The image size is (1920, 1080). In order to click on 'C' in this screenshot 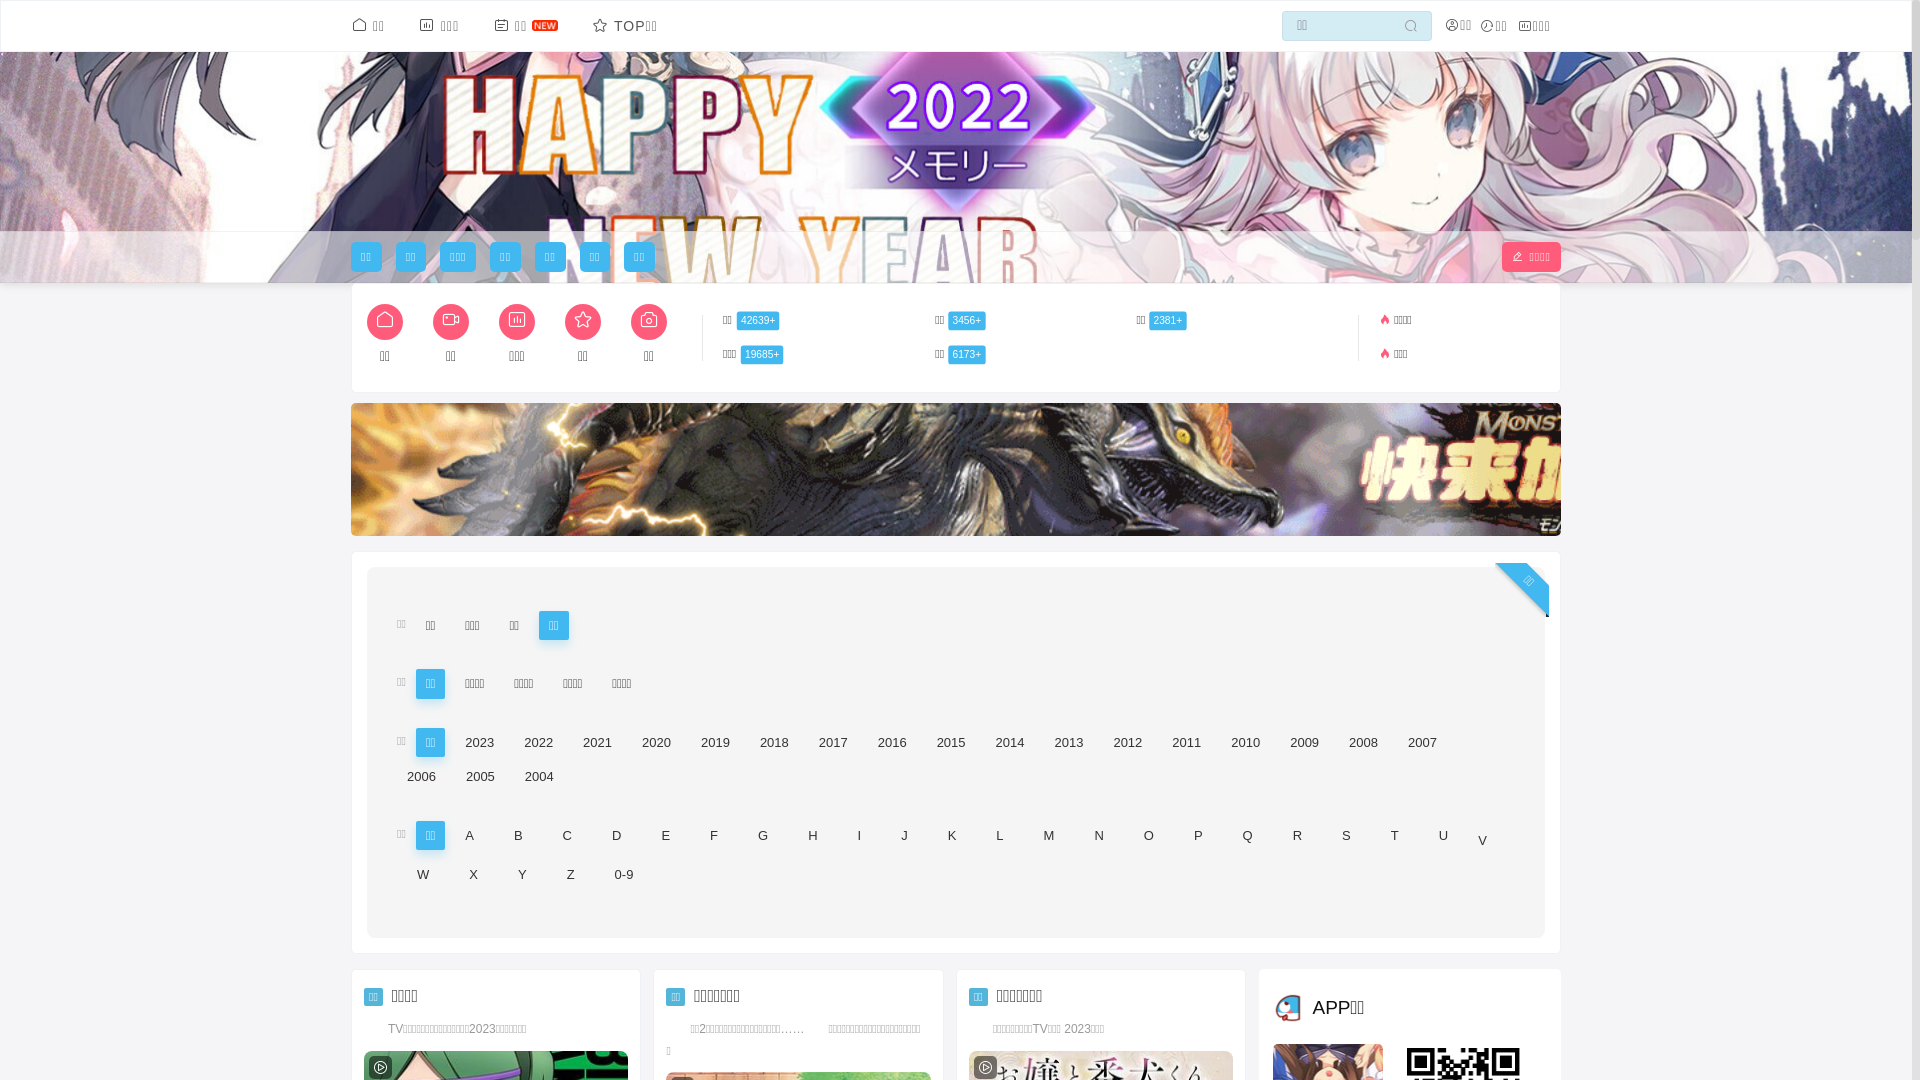, I will do `click(566, 835)`.